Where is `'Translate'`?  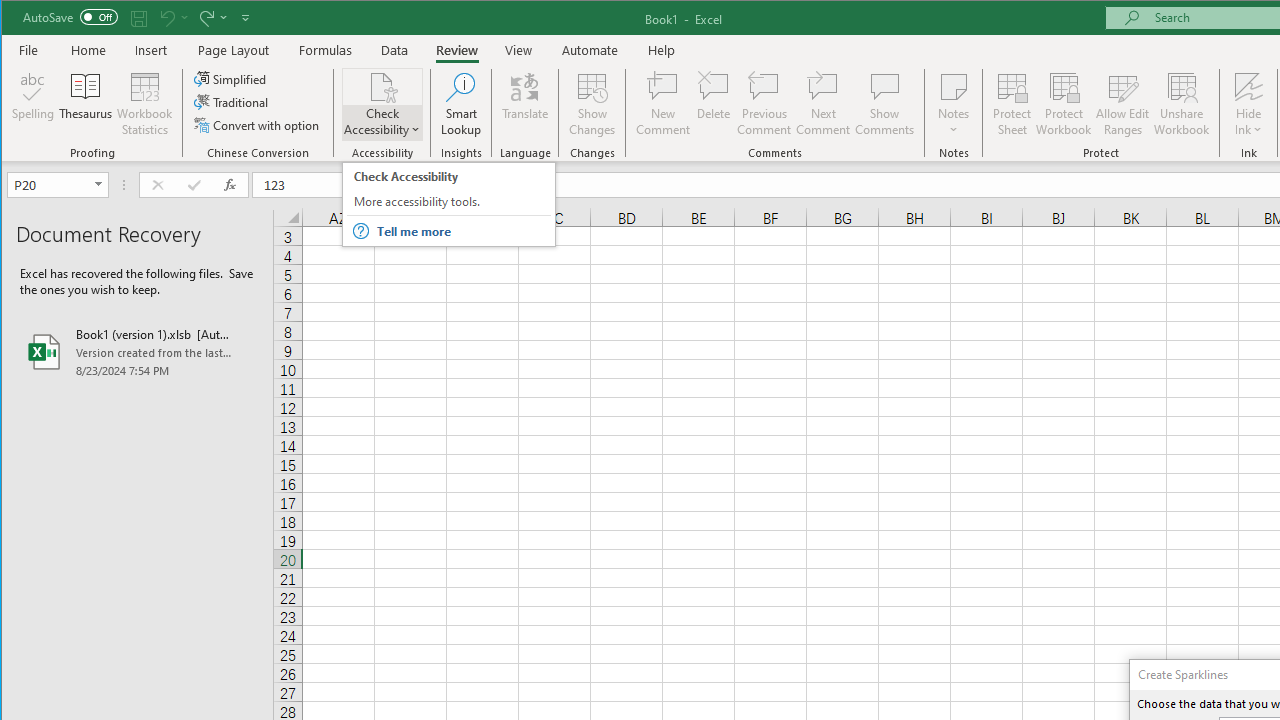
'Translate' is located at coordinates (525, 104).